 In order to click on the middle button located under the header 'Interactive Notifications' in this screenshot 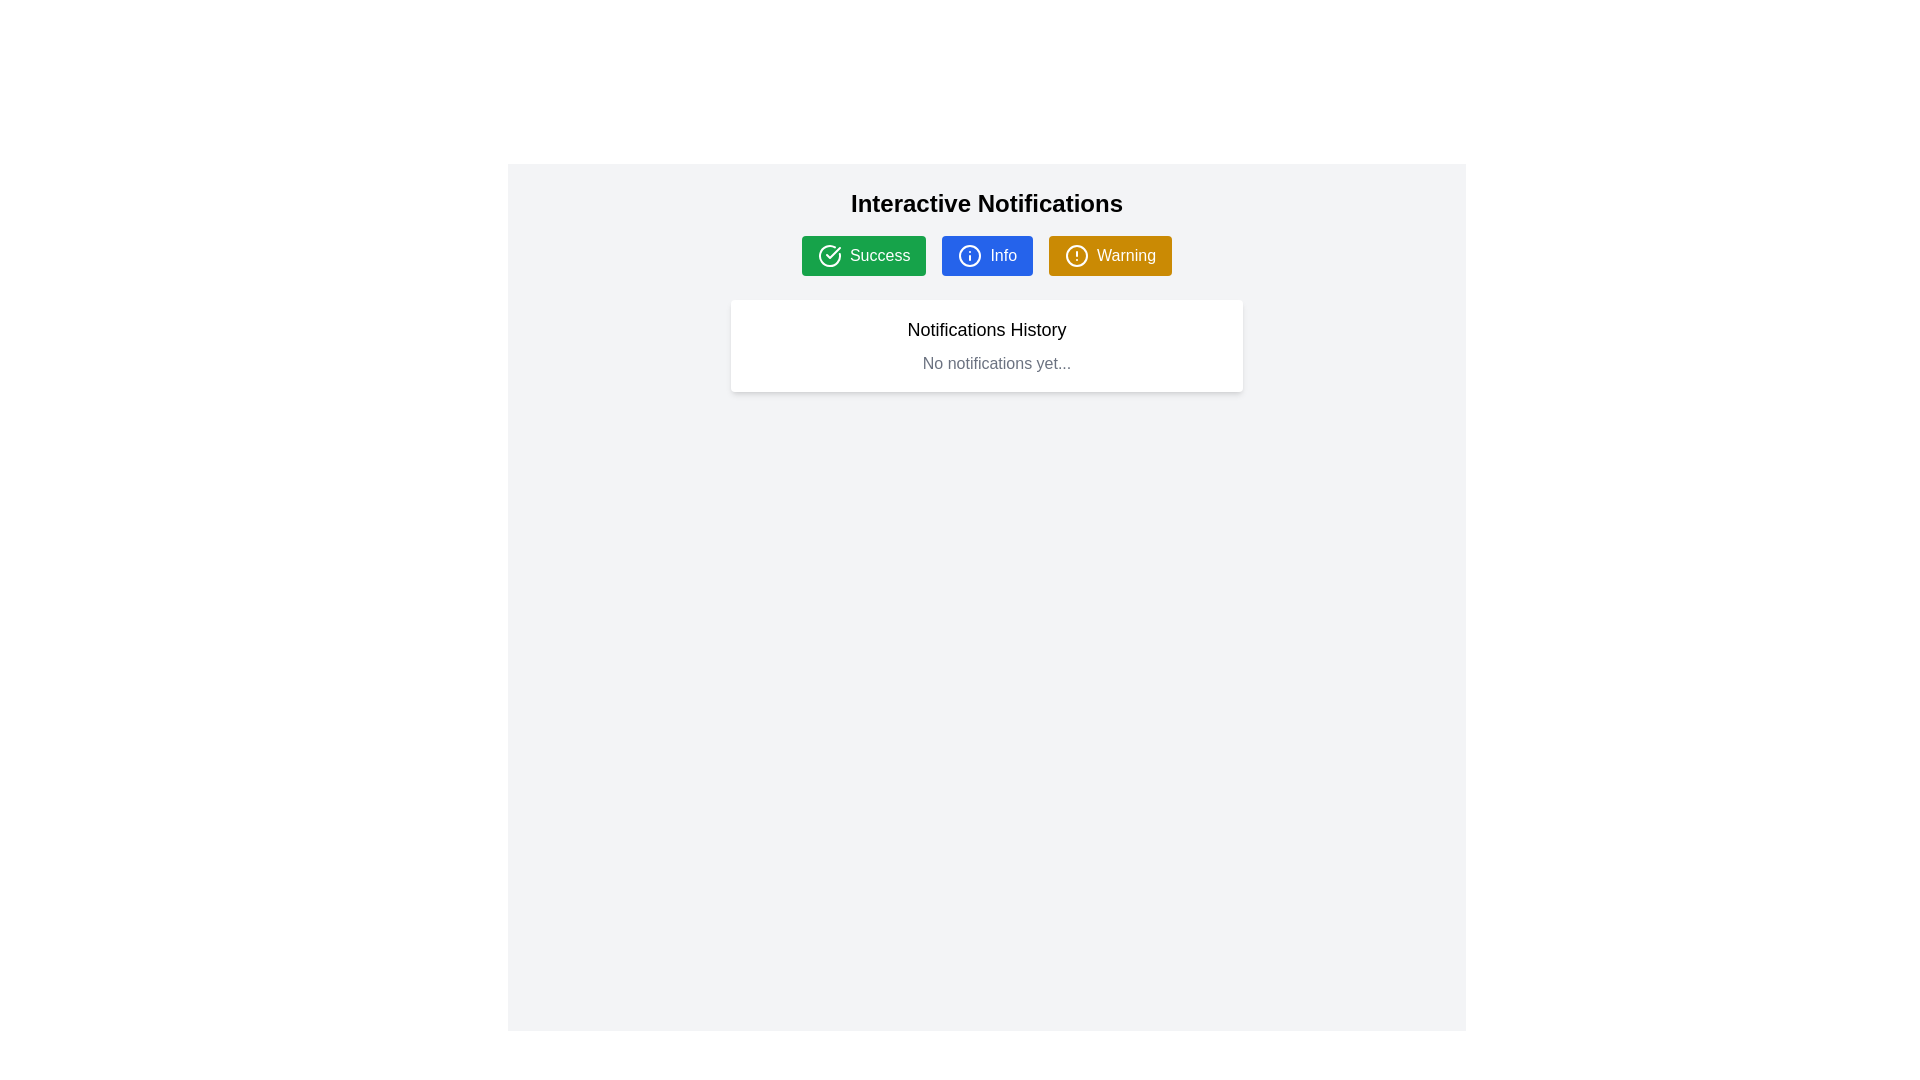, I will do `click(987, 254)`.